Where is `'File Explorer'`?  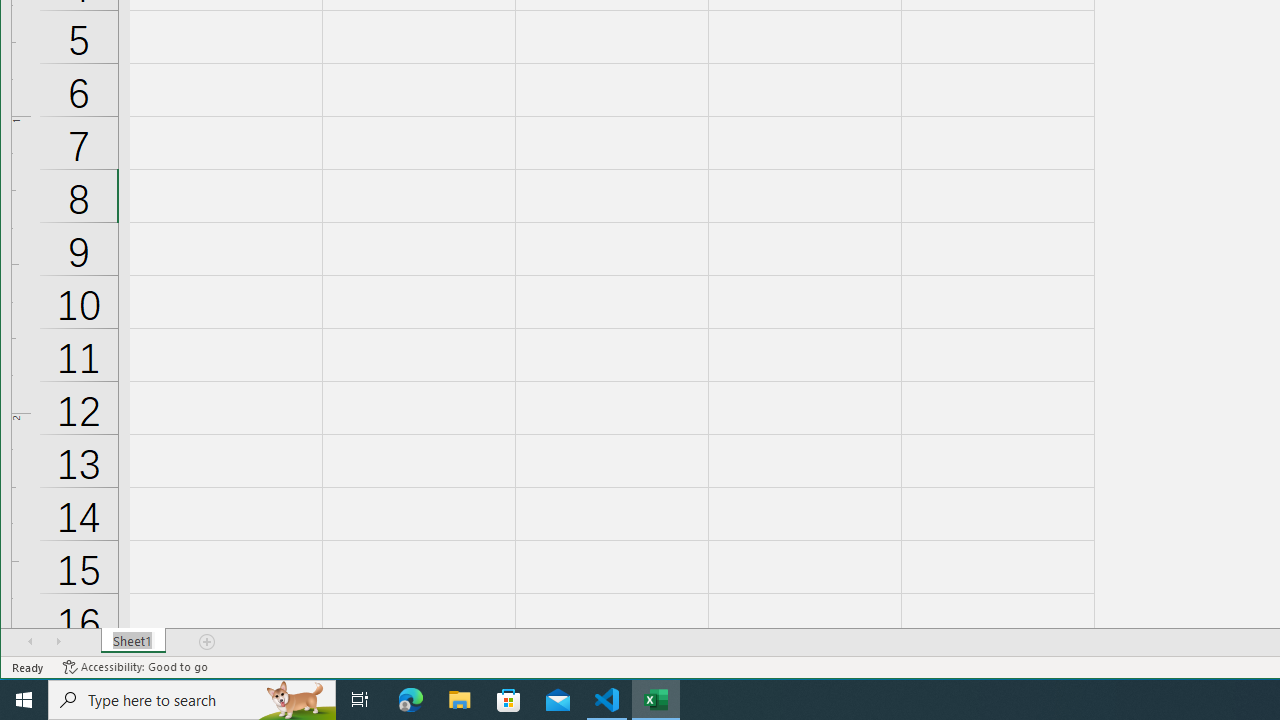
'File Explorer' is located at coordinates (459, 698).